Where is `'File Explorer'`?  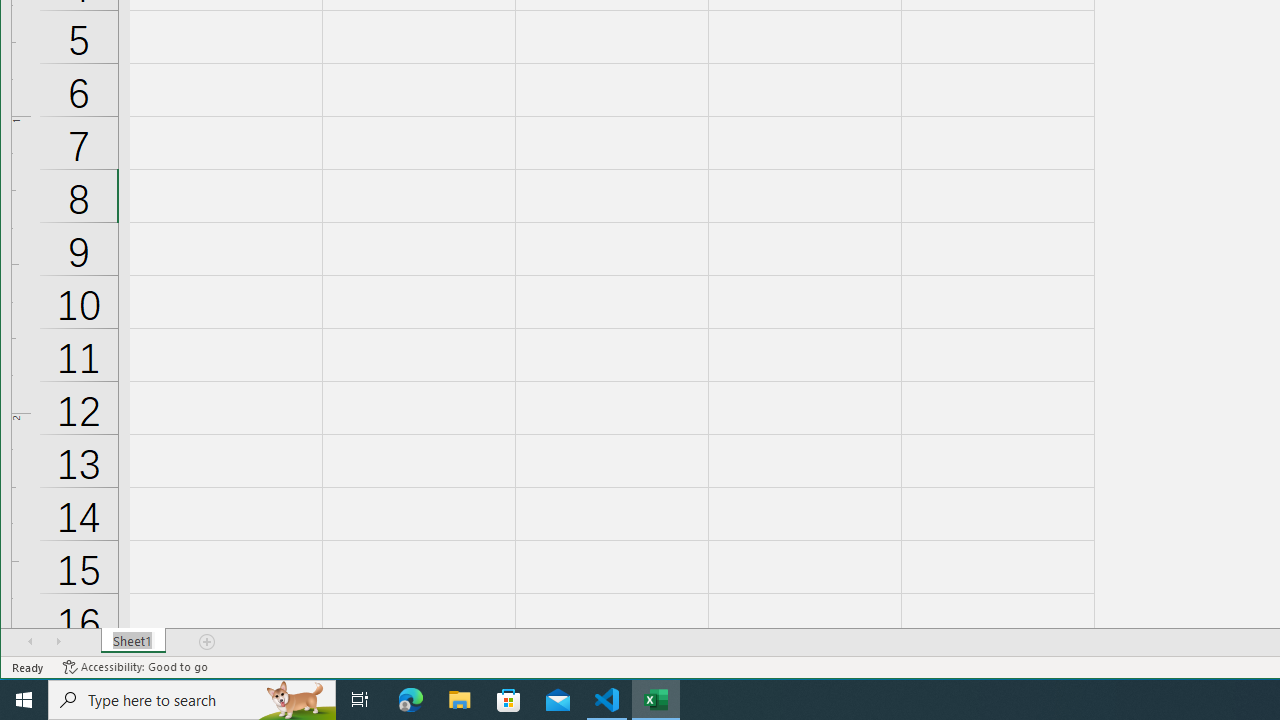
'File Explorer' is located at coordinates (459, 698).